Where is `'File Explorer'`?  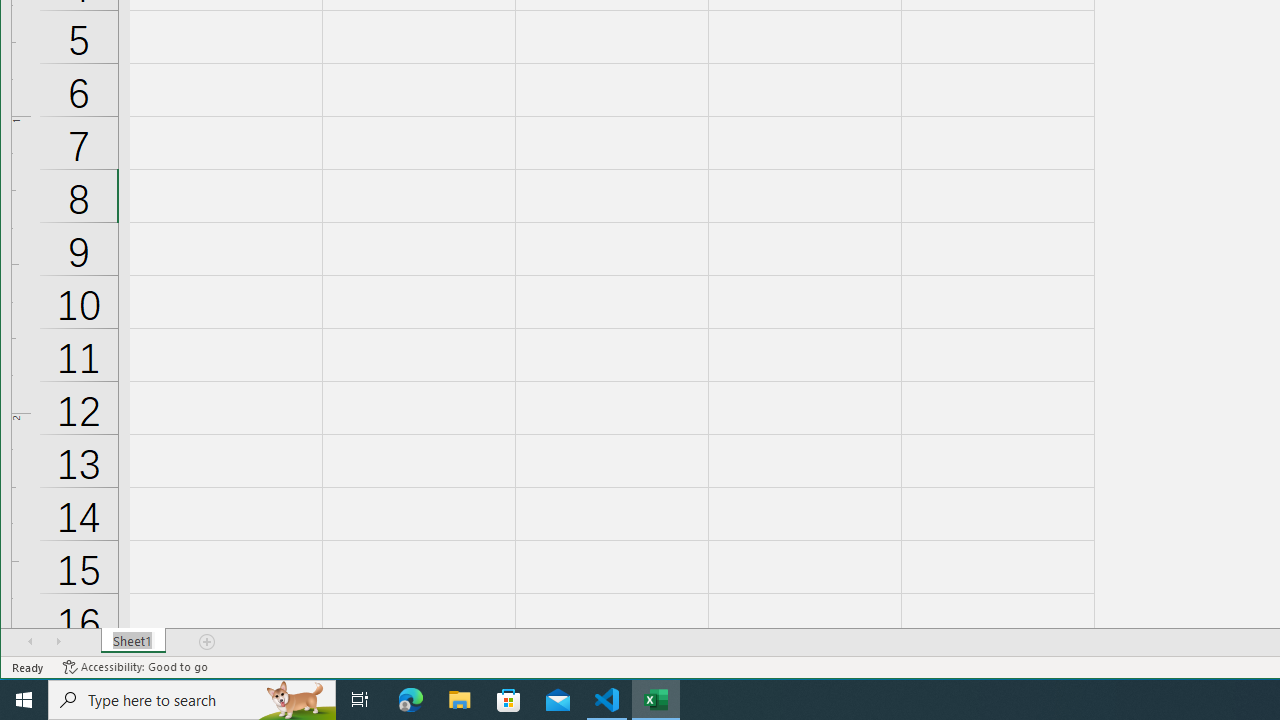
'File Explorer' is located at coordinates (459, 698).